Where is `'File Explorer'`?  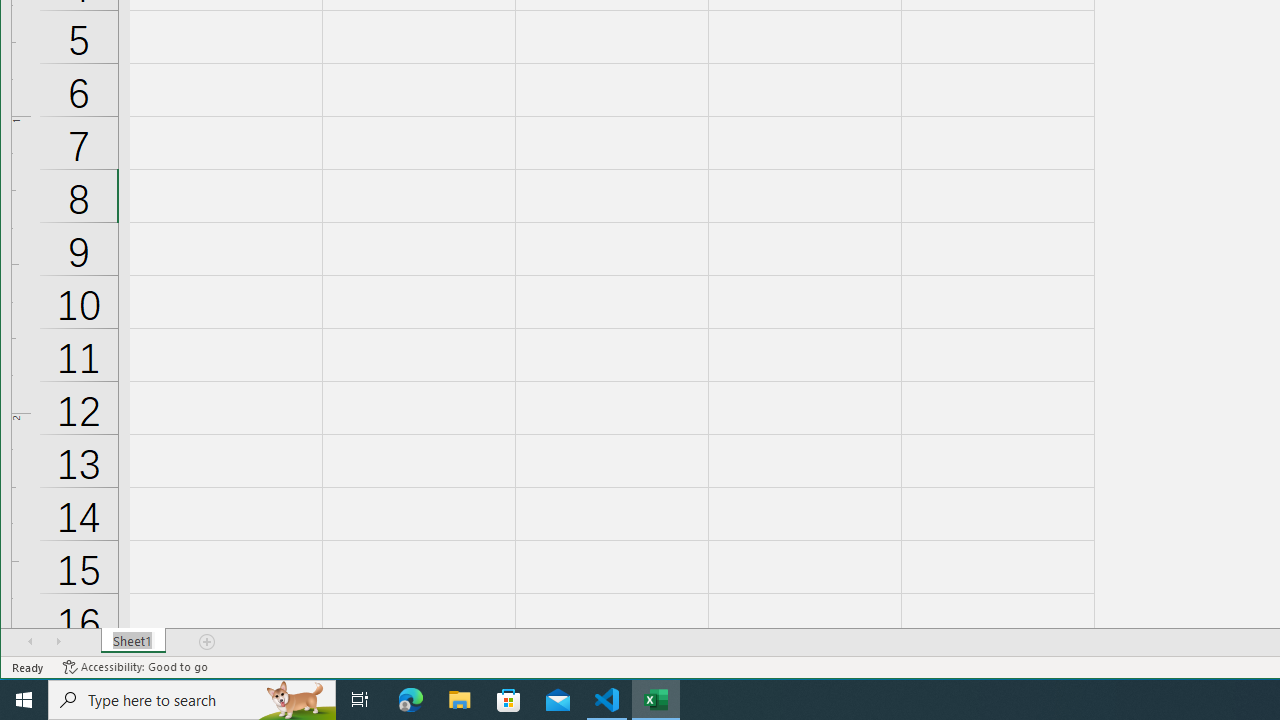
'File Explorer' is located at coordinates (459, 698).